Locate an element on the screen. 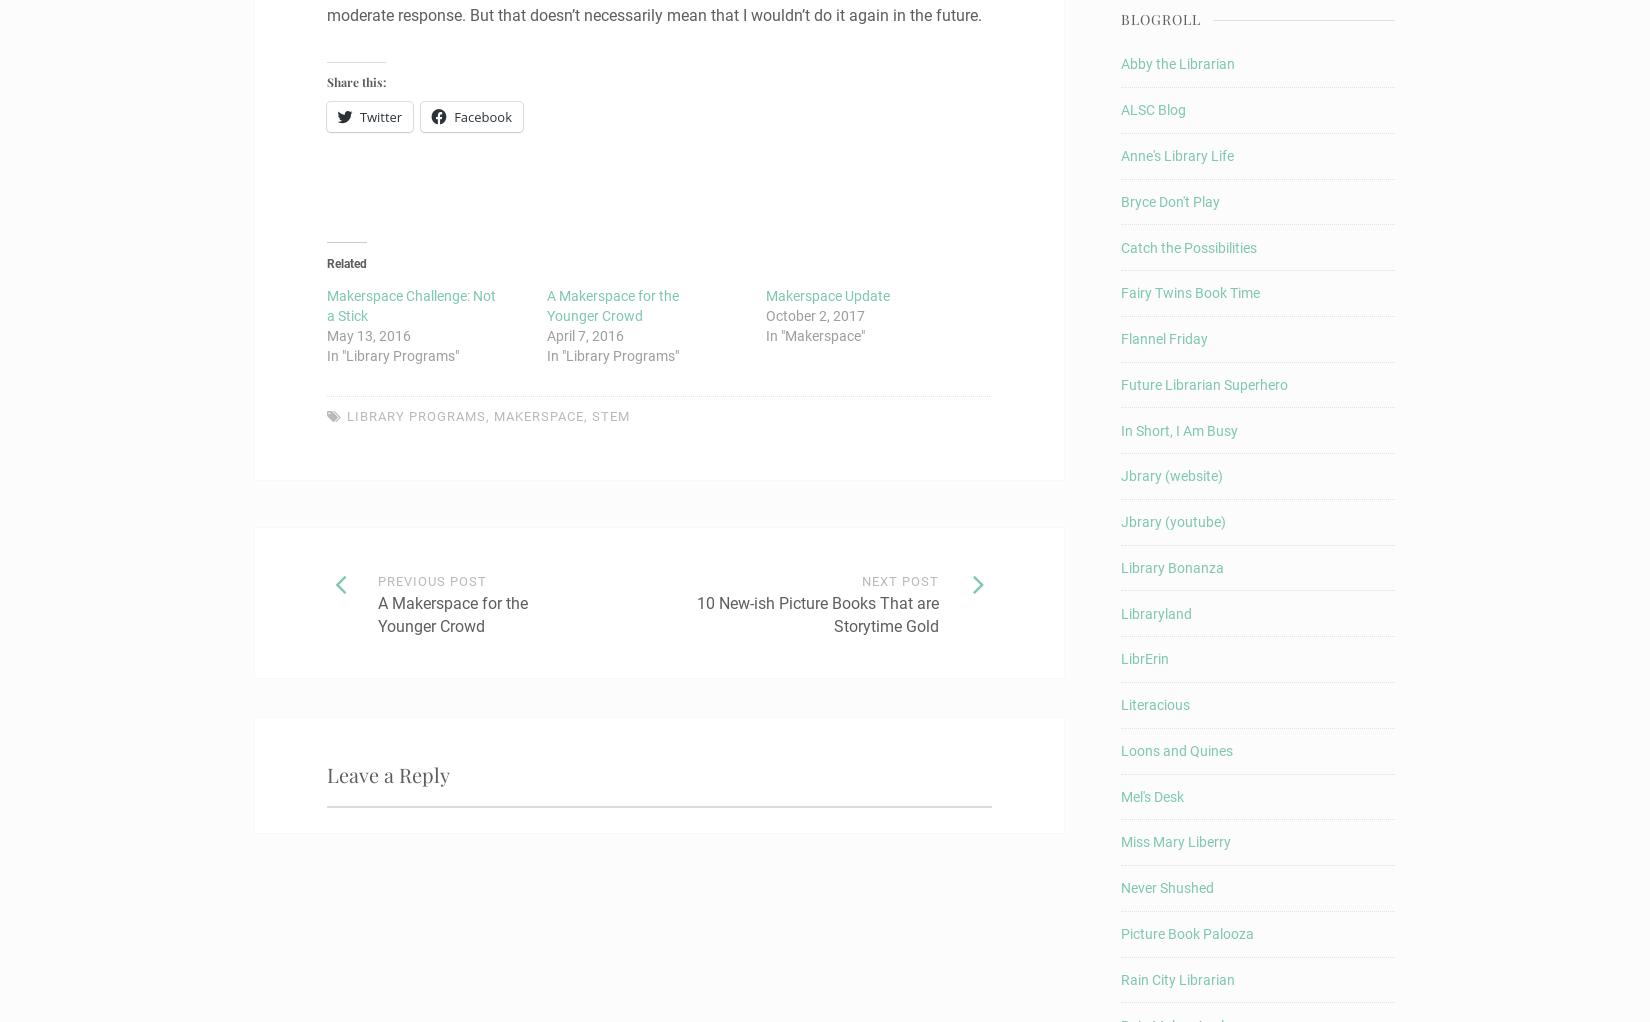 This screenshot has height=1022, width=1650. 'Twitter' is located at coordinates (380, 115).